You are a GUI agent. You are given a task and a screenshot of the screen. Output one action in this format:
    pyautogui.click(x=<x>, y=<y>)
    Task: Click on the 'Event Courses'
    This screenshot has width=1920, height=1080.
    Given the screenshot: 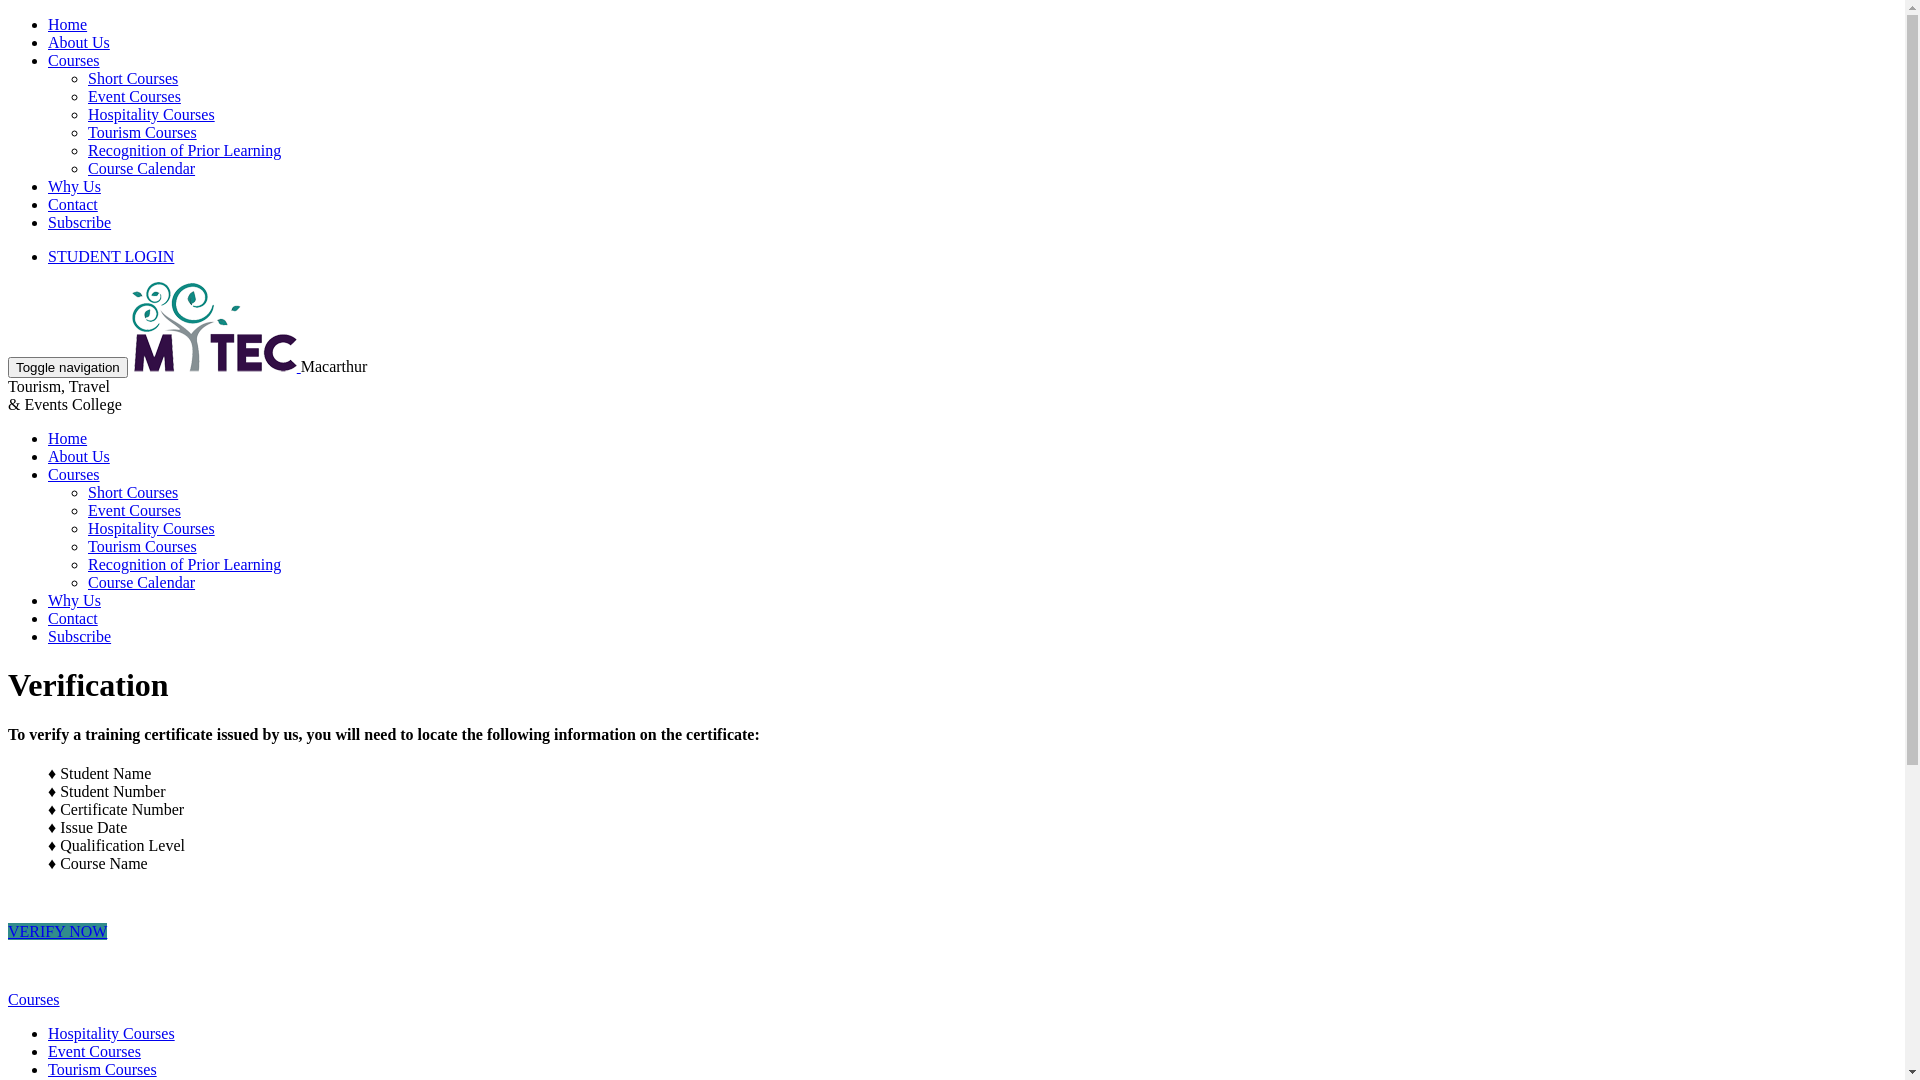 What is the action you would take?
    pyautogui.click(x=93, y=1050)
    